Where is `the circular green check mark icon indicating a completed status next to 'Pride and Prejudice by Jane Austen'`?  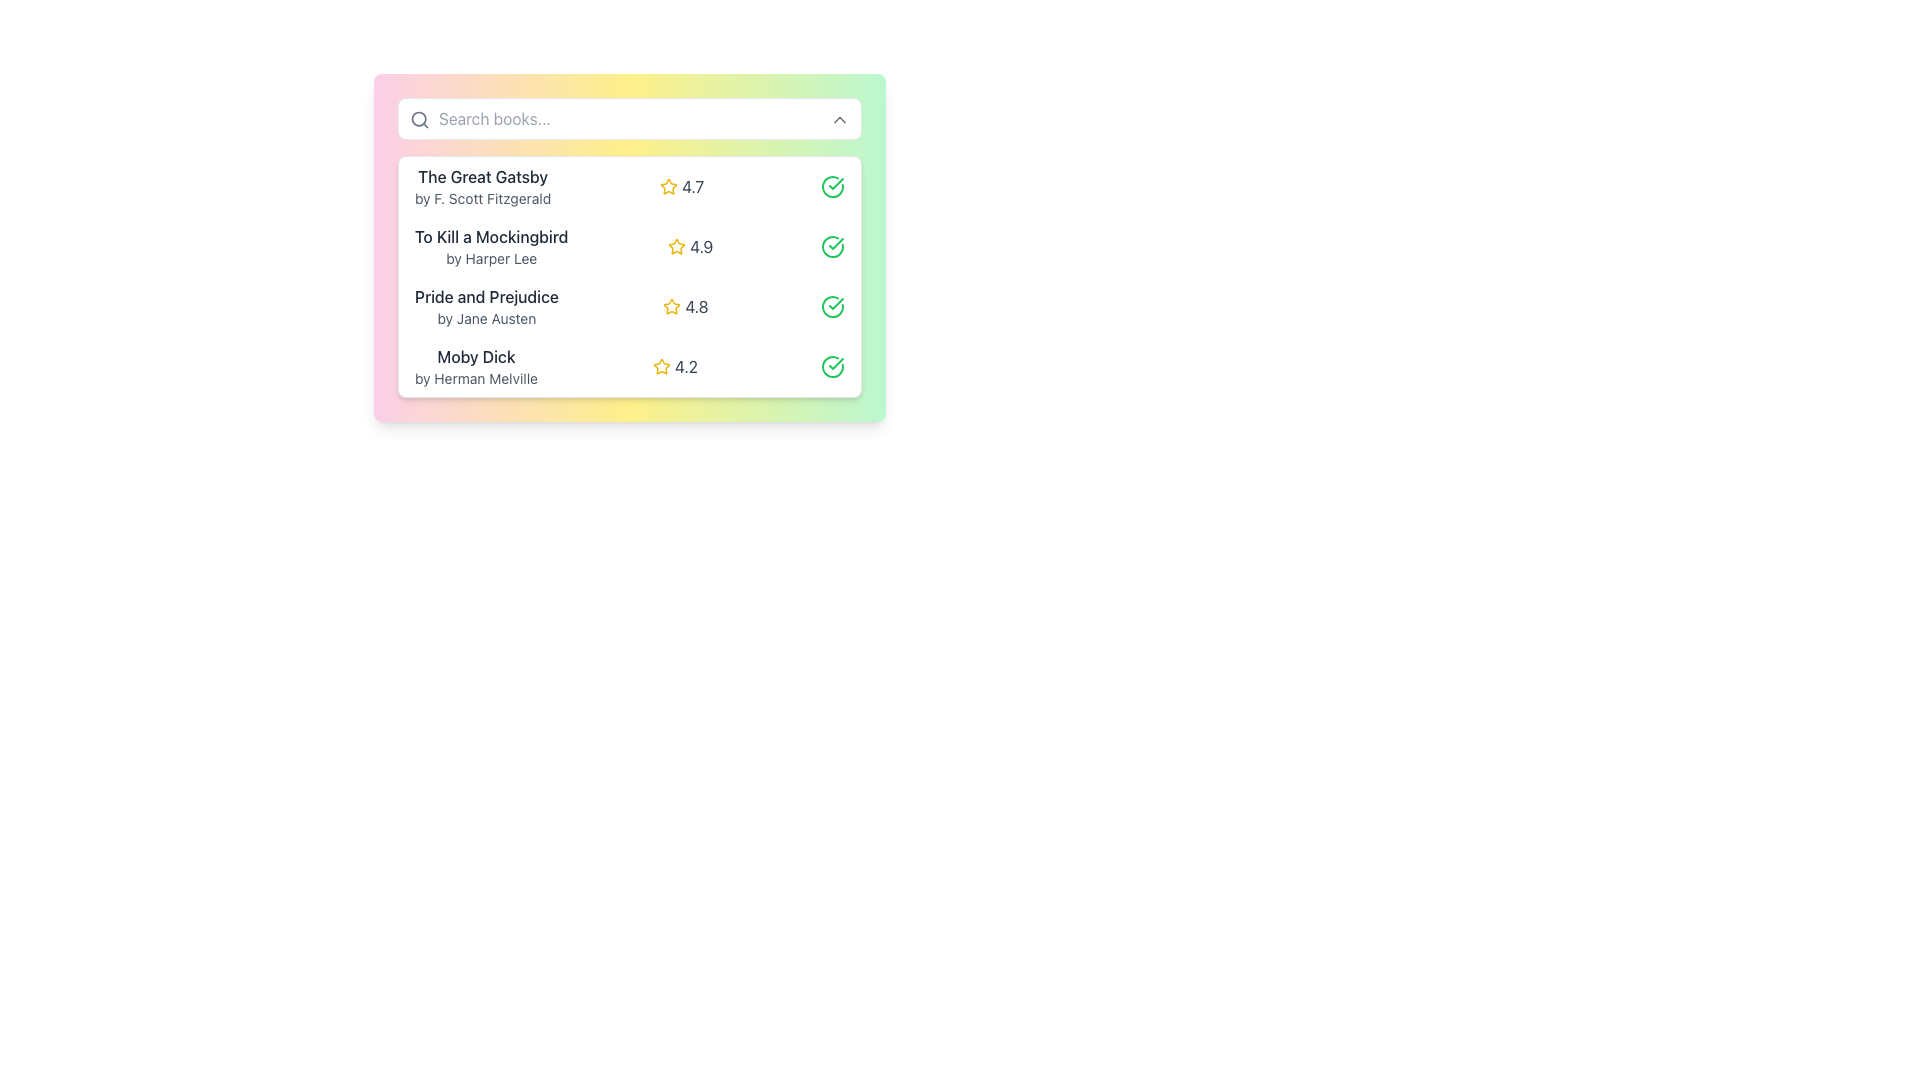 the circular green check mark icon indicating a completed status next to 'Pride and Prejudice by Jane Austen' is located at coordinates (833, 307).